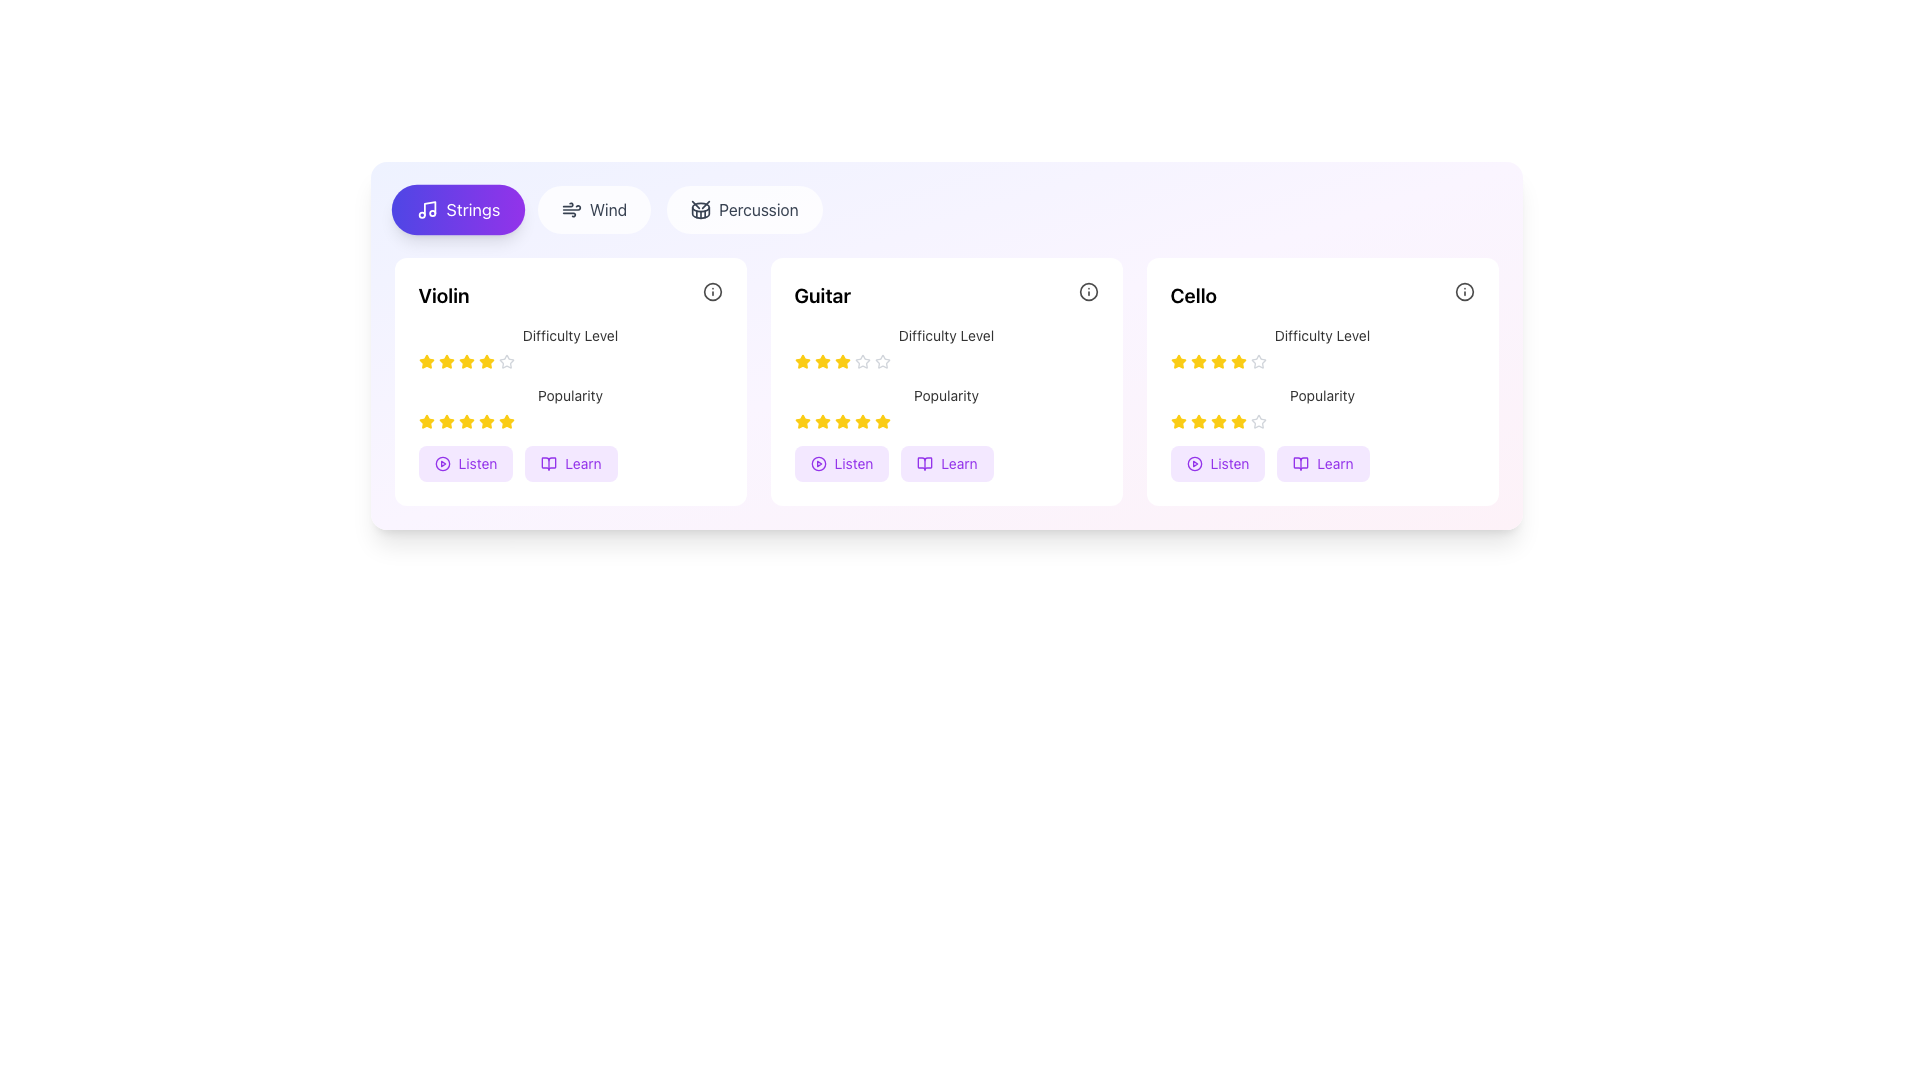  I want to click on the second star icon in the 'Cello' card under the 'Difficulty Level' label, so click(1198, 361).